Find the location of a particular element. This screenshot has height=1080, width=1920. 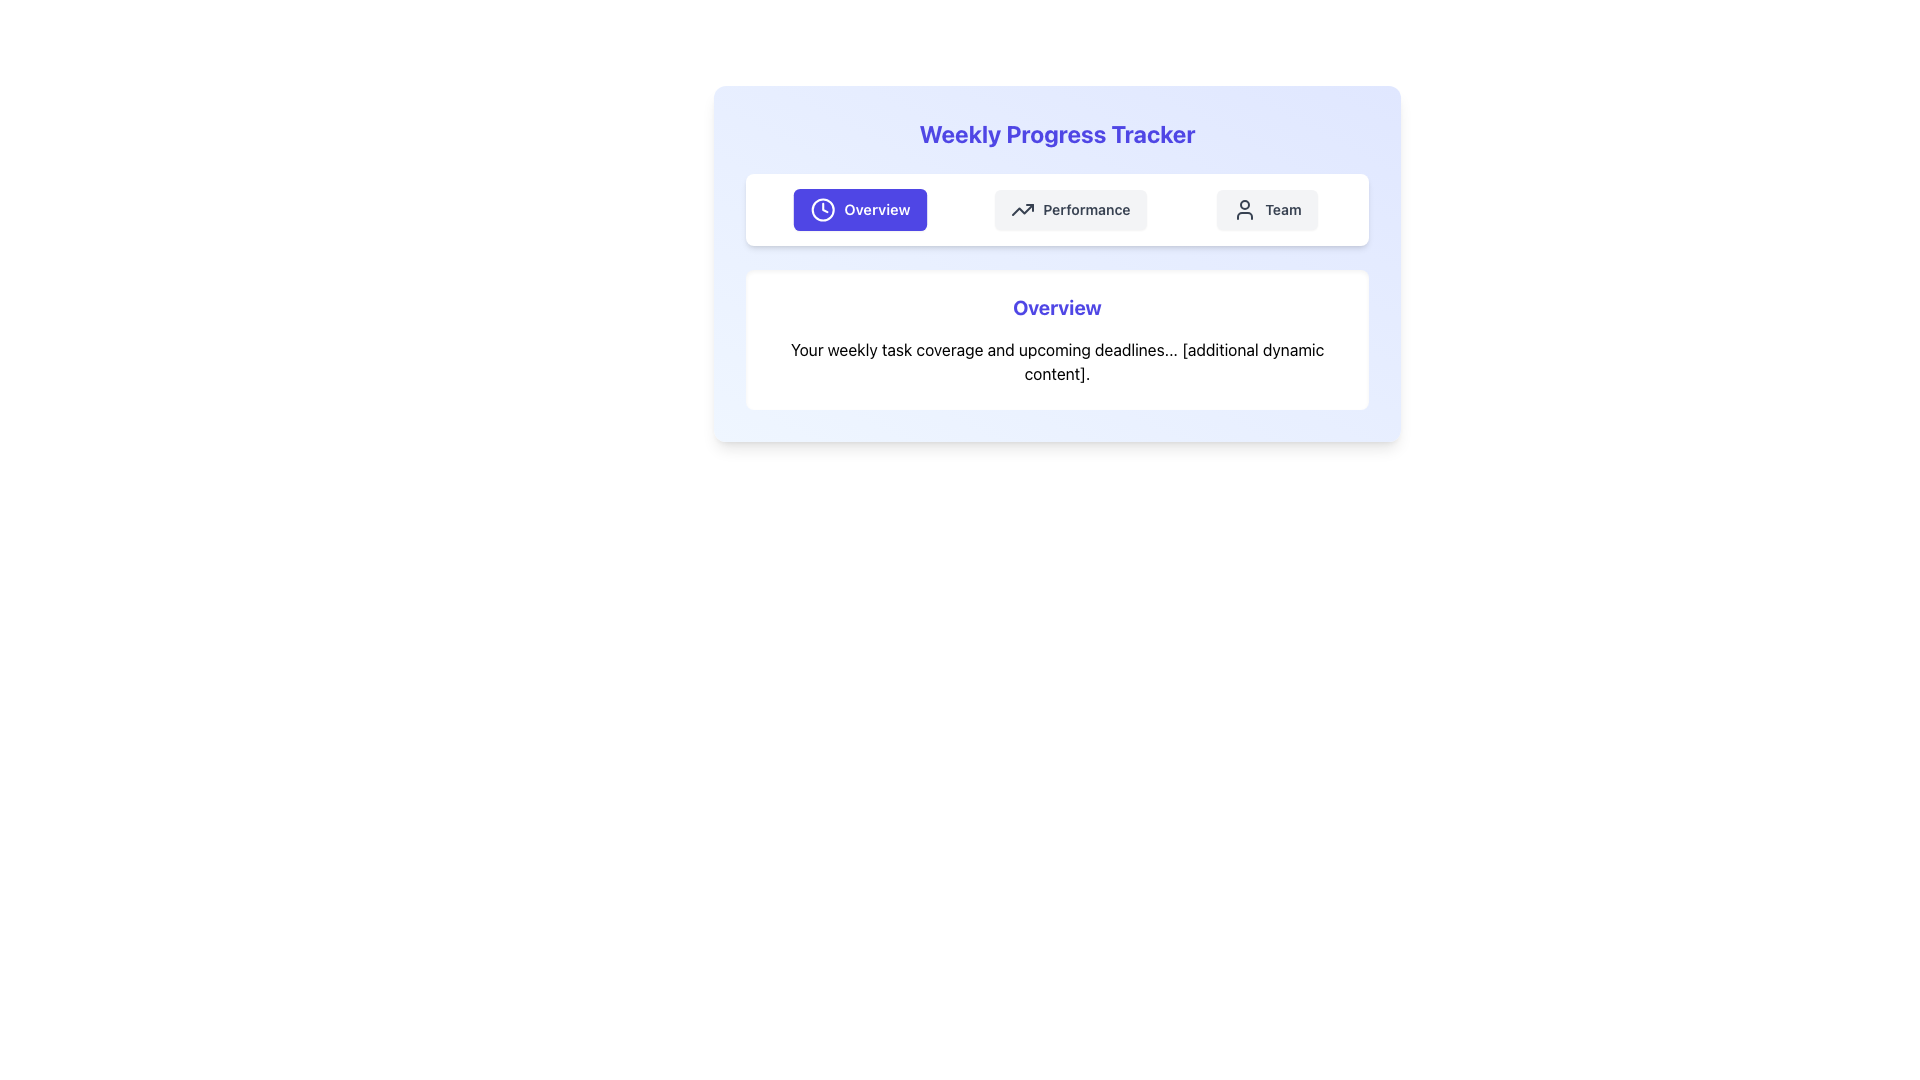

the text label stating 'Your weekly task coverage and upcoming deadlines...' which is positioned directly below the 'Overview' title is located at coordinates (1056, 362).